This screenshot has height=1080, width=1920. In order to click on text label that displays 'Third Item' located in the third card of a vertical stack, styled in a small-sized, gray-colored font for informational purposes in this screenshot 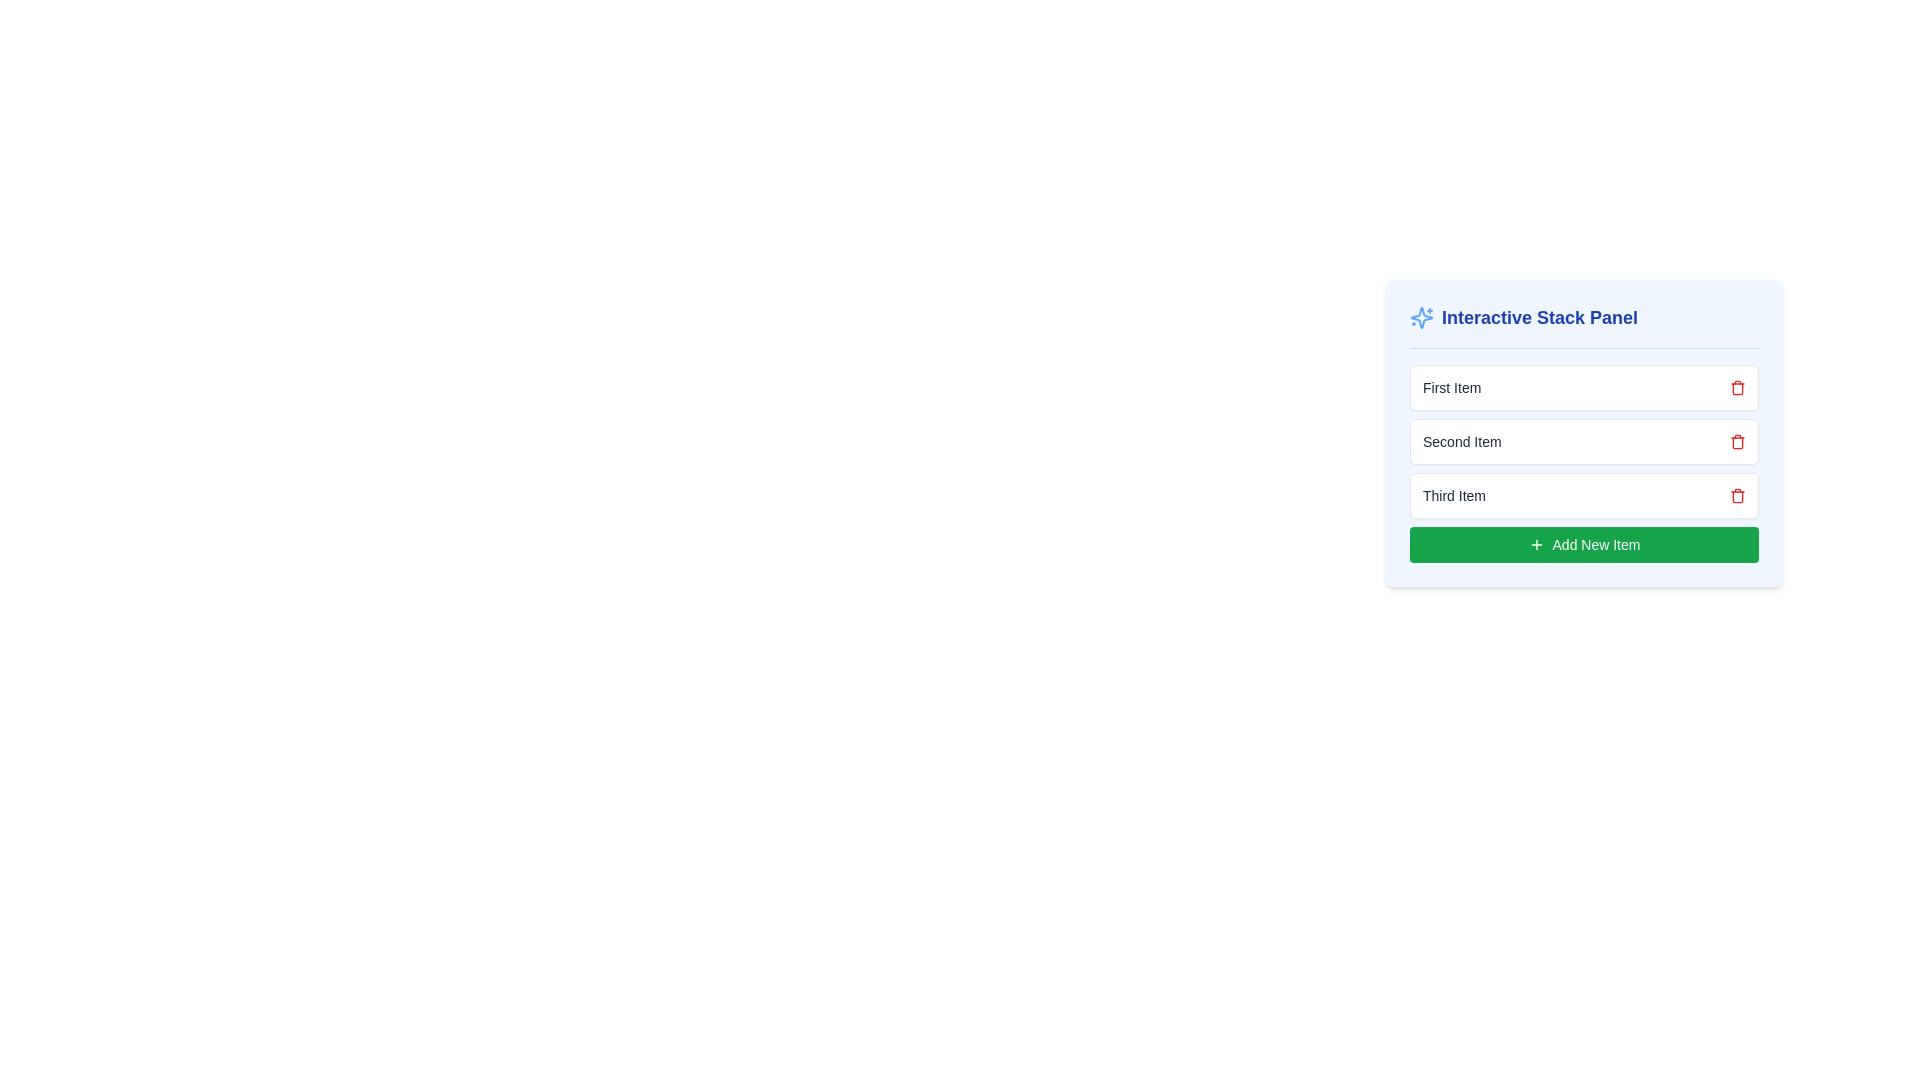, I will do `click(1454, 495)`.